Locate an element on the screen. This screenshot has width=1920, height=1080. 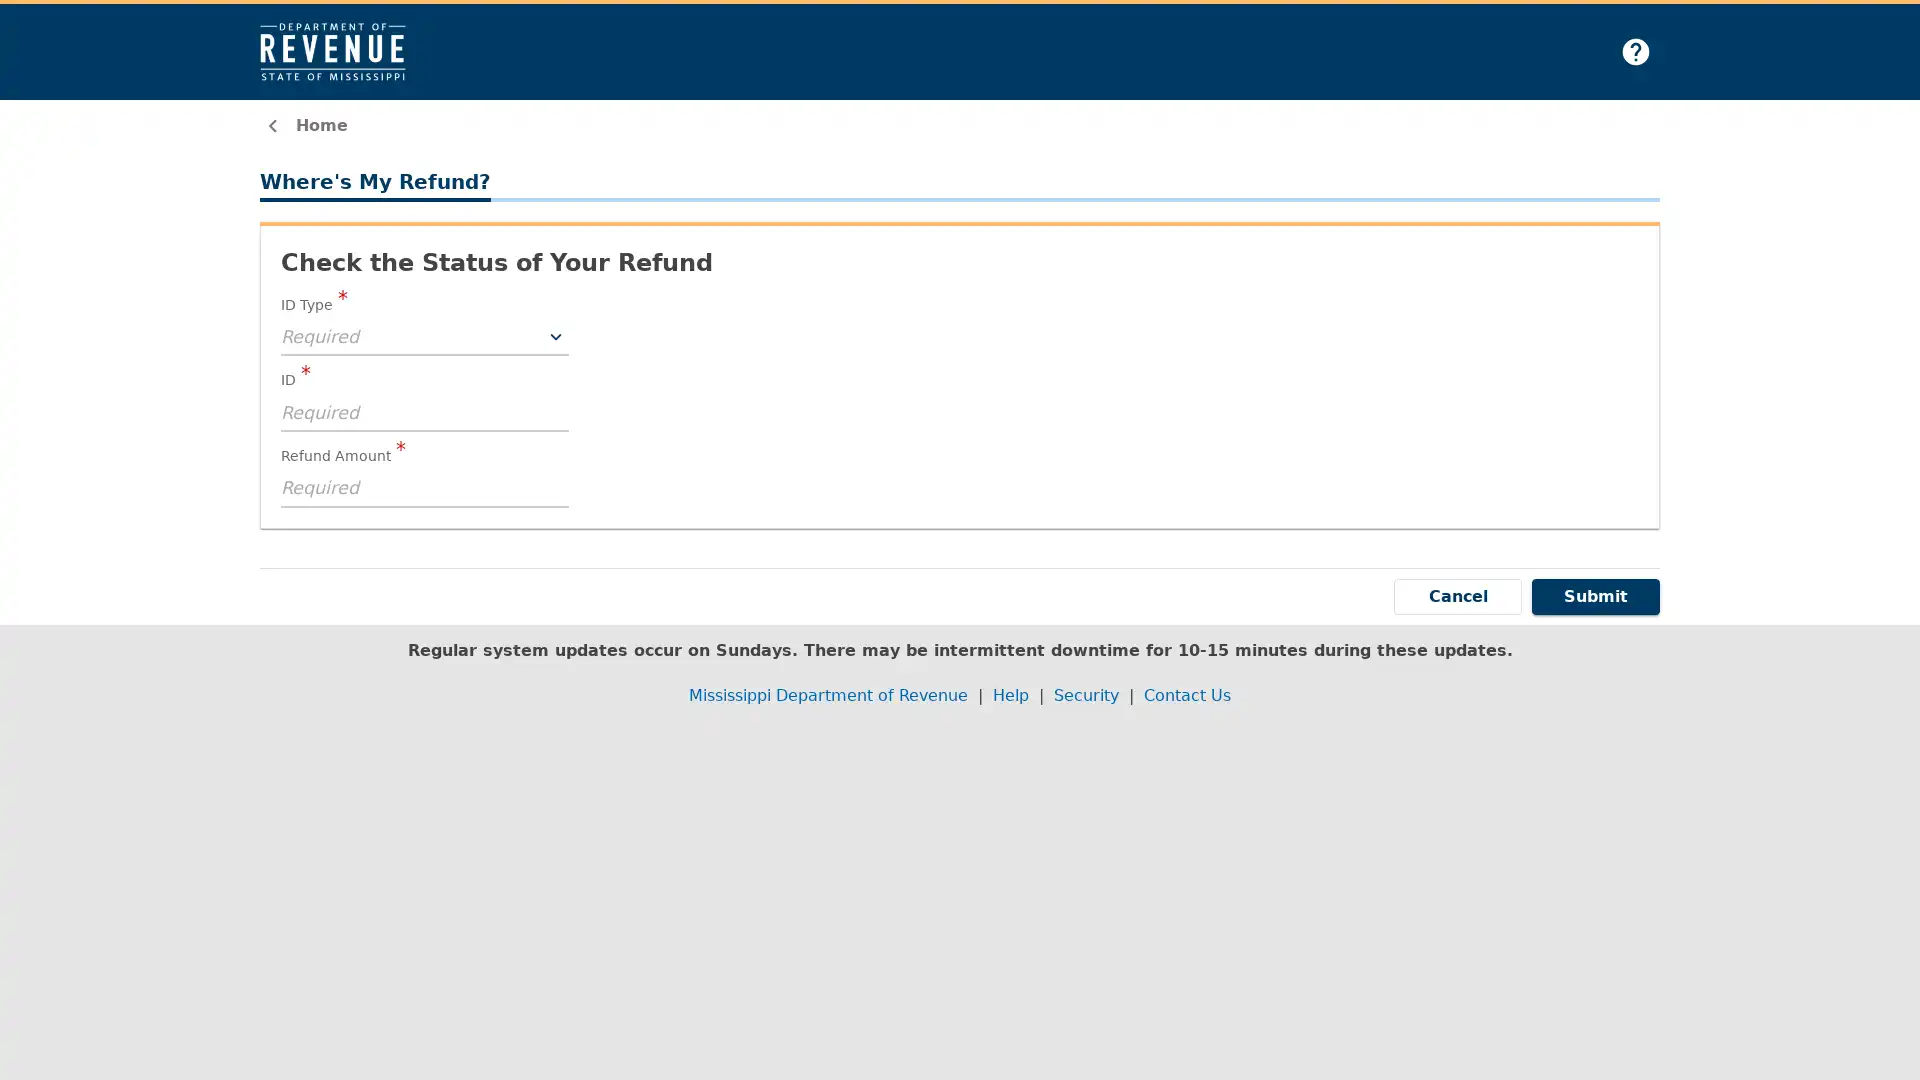
Submit is located at coordinates (1595, 595).